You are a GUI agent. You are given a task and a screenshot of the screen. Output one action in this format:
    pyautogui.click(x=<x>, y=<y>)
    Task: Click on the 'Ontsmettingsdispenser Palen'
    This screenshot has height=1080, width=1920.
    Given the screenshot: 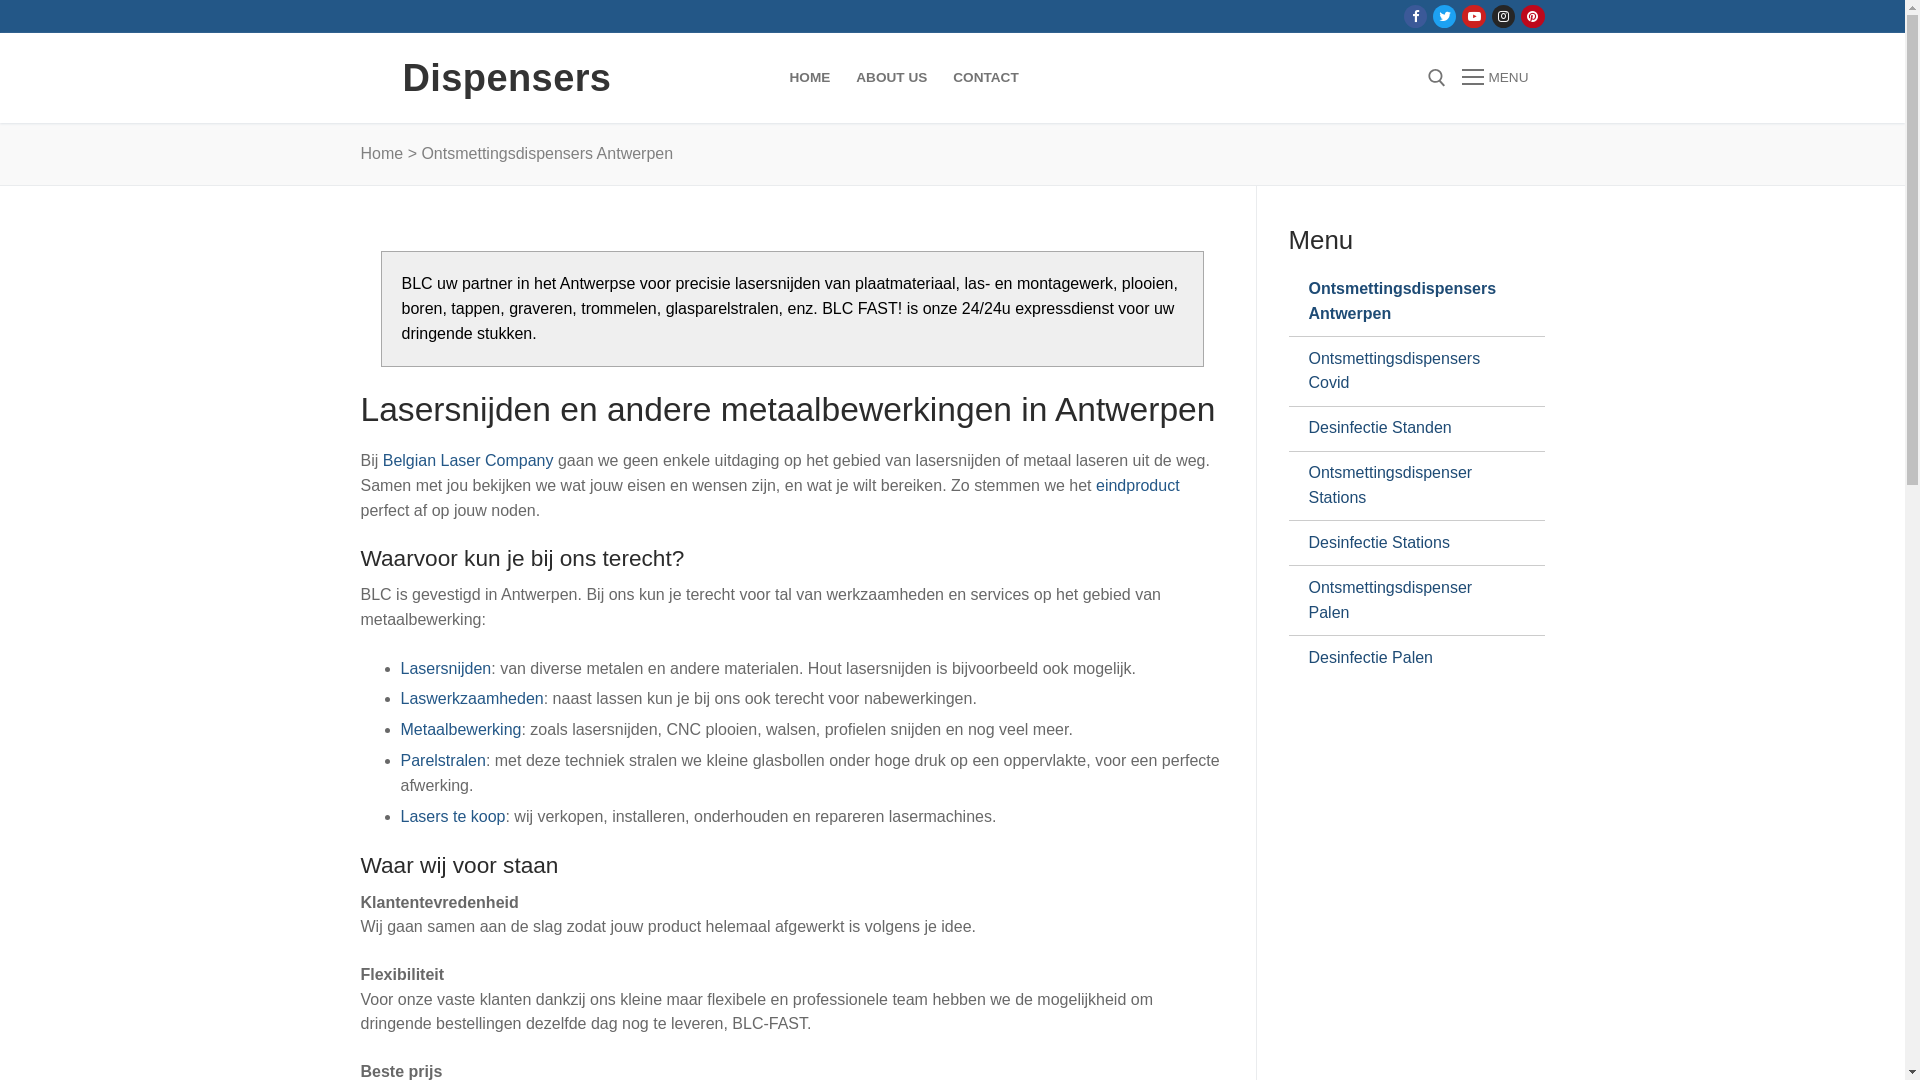 What is the action you would take?
    pyautogui.click(x=1406, y=599)
    